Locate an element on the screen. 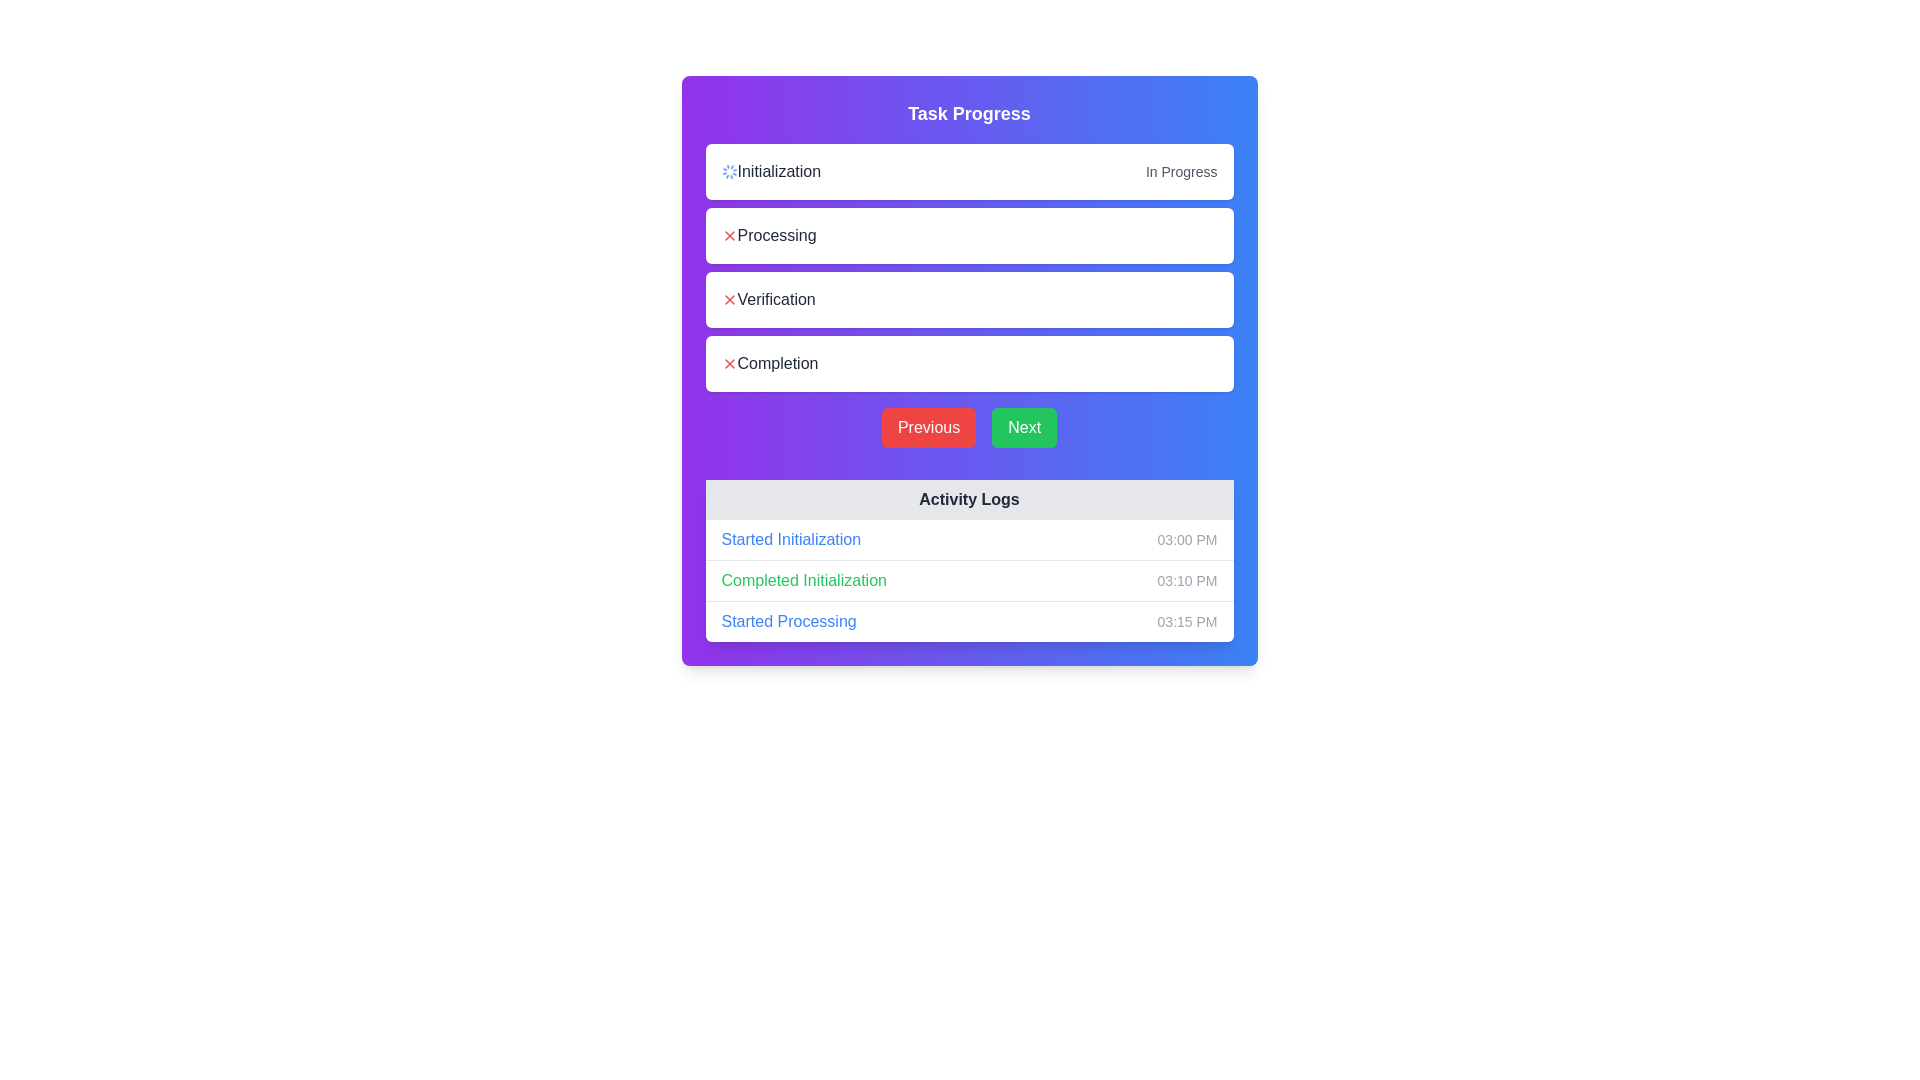 The width and height of the screenshot is (1920, 1080). the Loading spinner icon, which is a small circular rotating icon styled with a blue stroke, located next to the 'Initialization' label in the 'Task Progress' section is located at coordinates (728, 171).